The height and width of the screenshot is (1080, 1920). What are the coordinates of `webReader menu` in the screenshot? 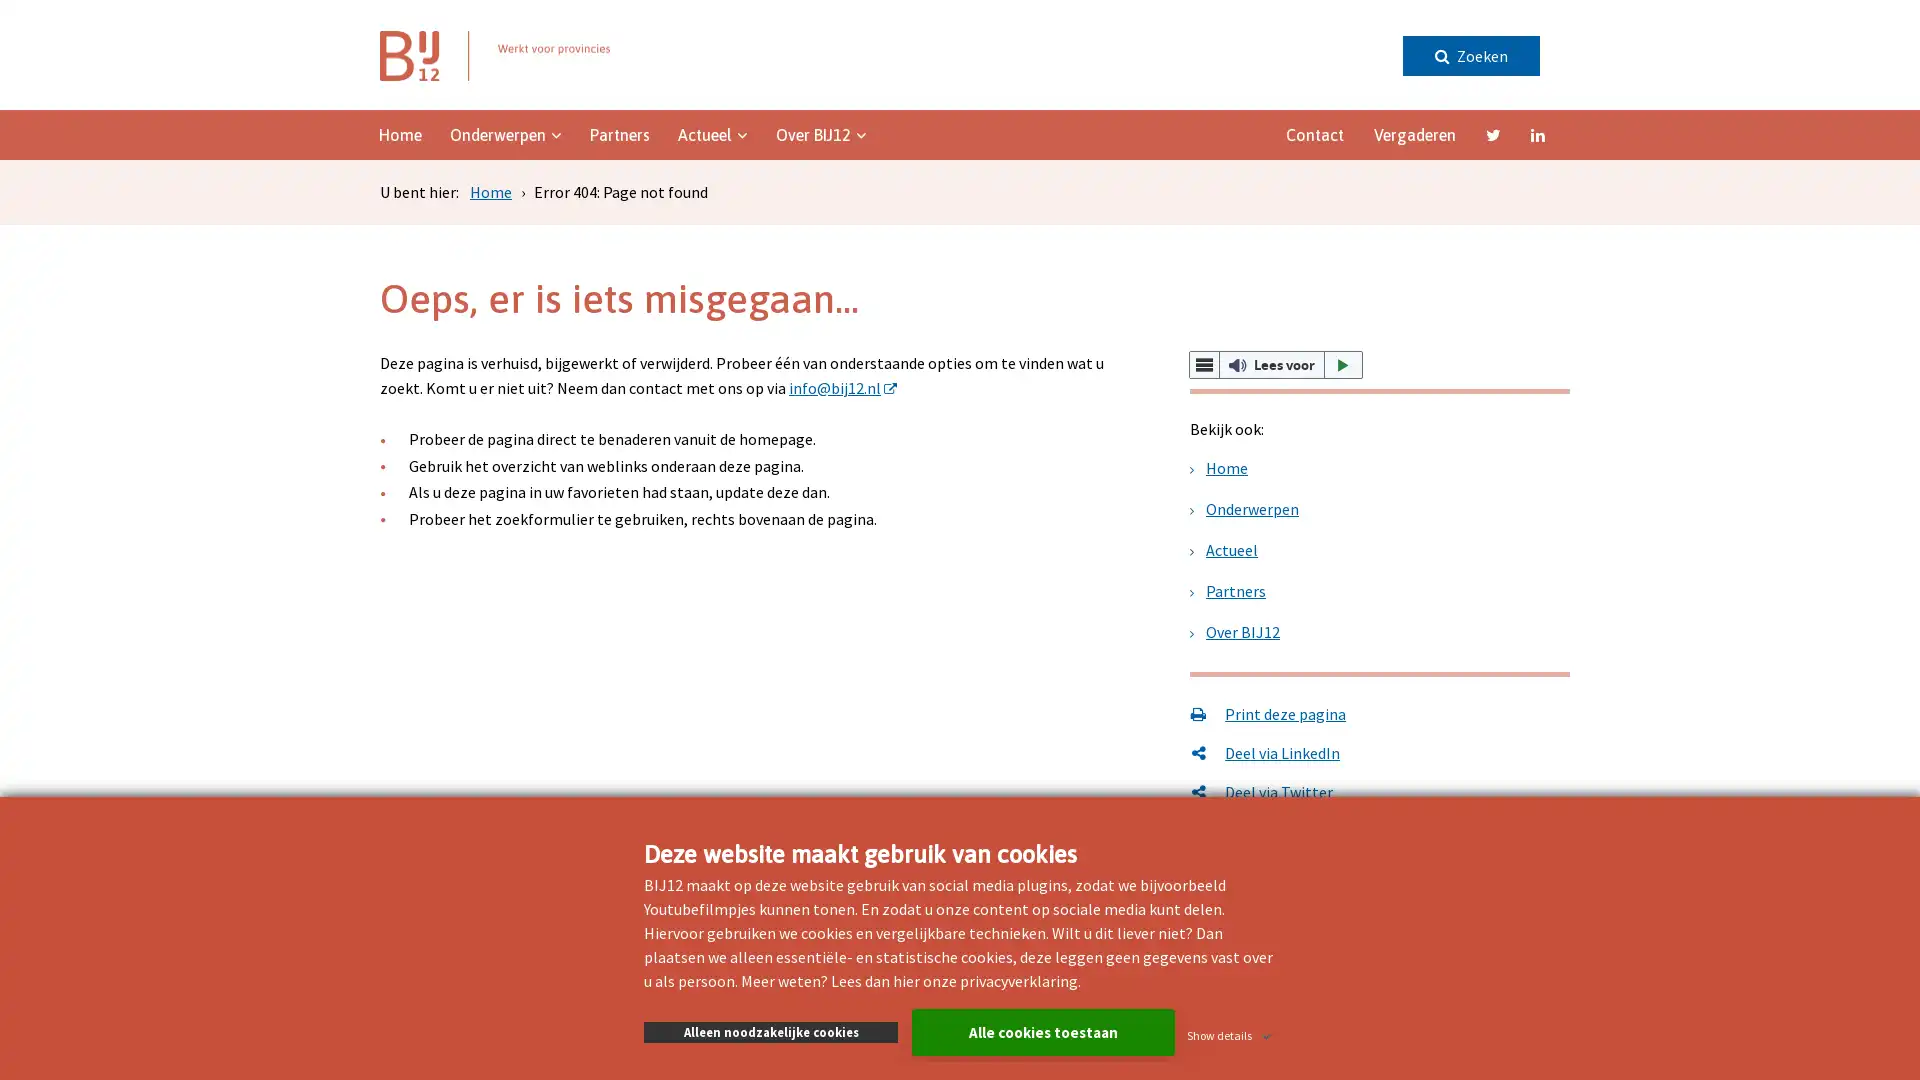 It's located at (1203, 365).